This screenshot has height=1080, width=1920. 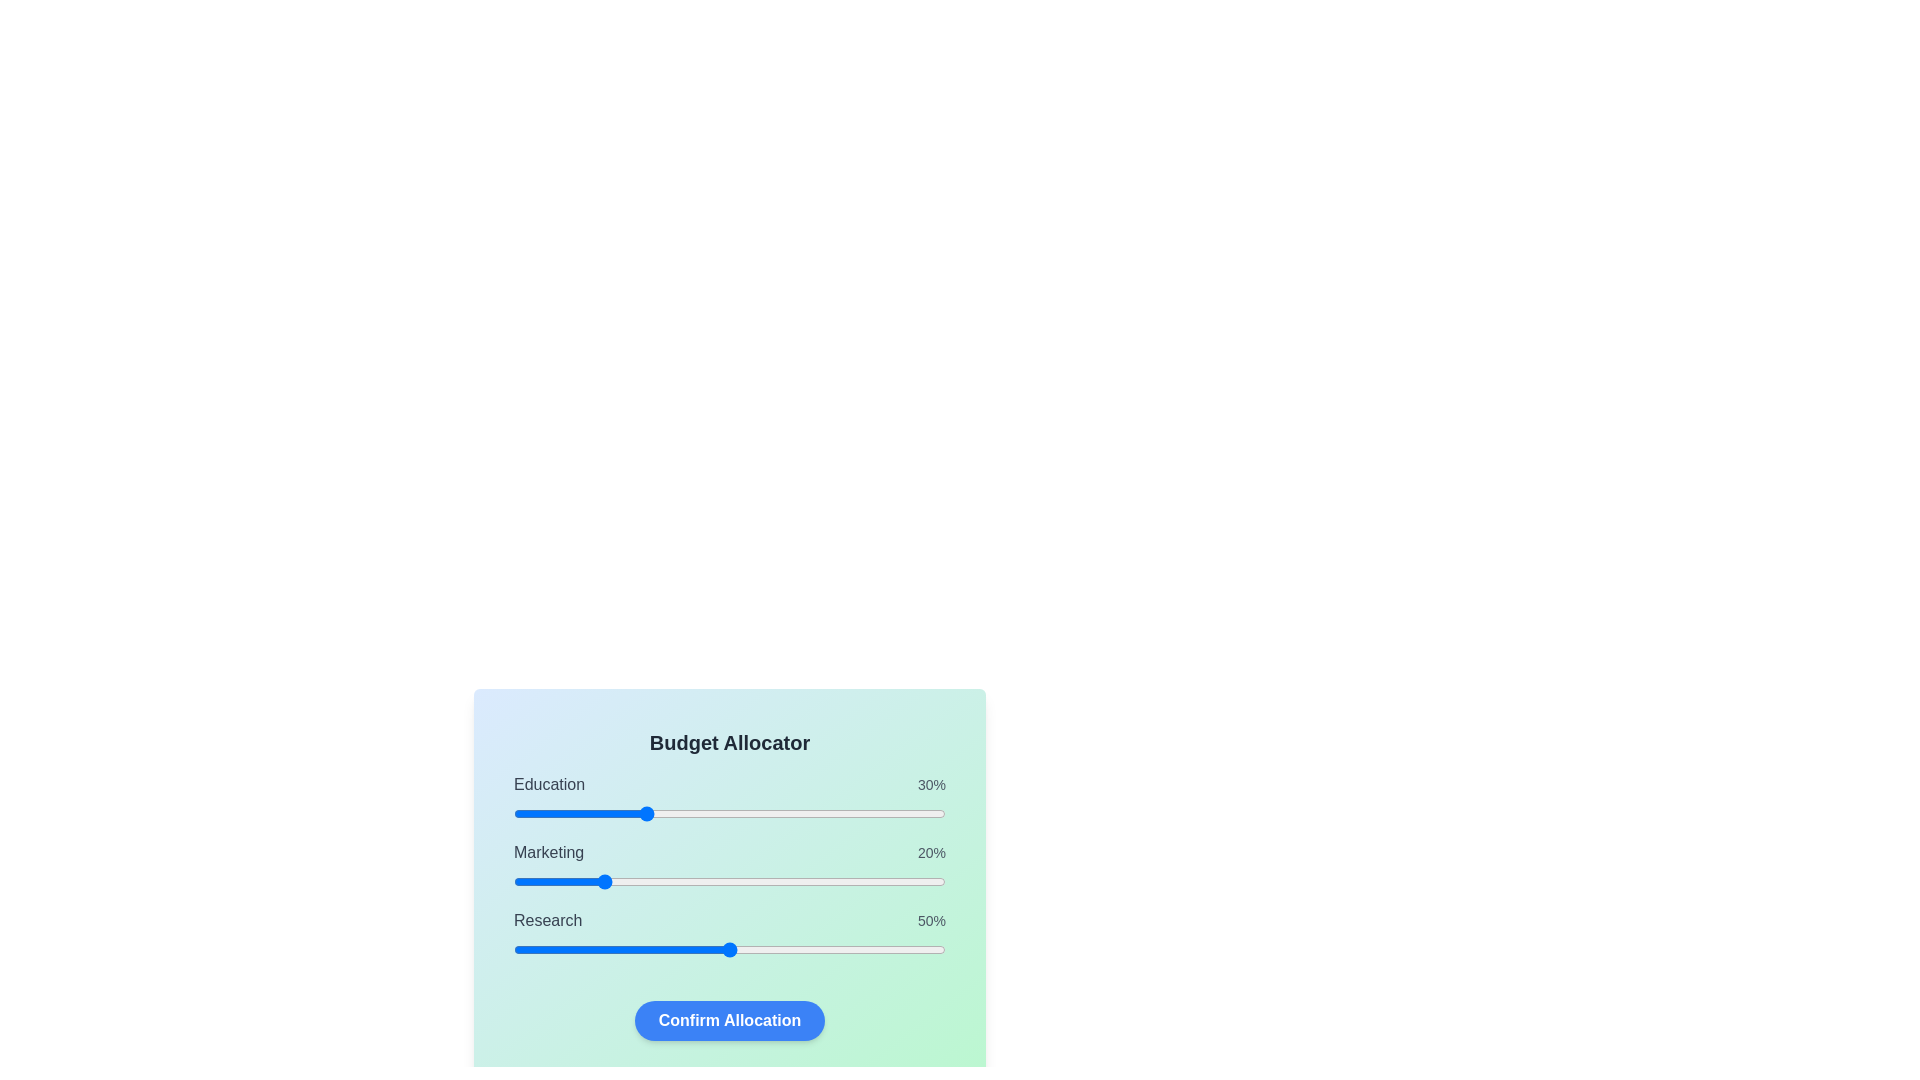 I want to click on the Education slider to 58%, so click(x=763, y=813).